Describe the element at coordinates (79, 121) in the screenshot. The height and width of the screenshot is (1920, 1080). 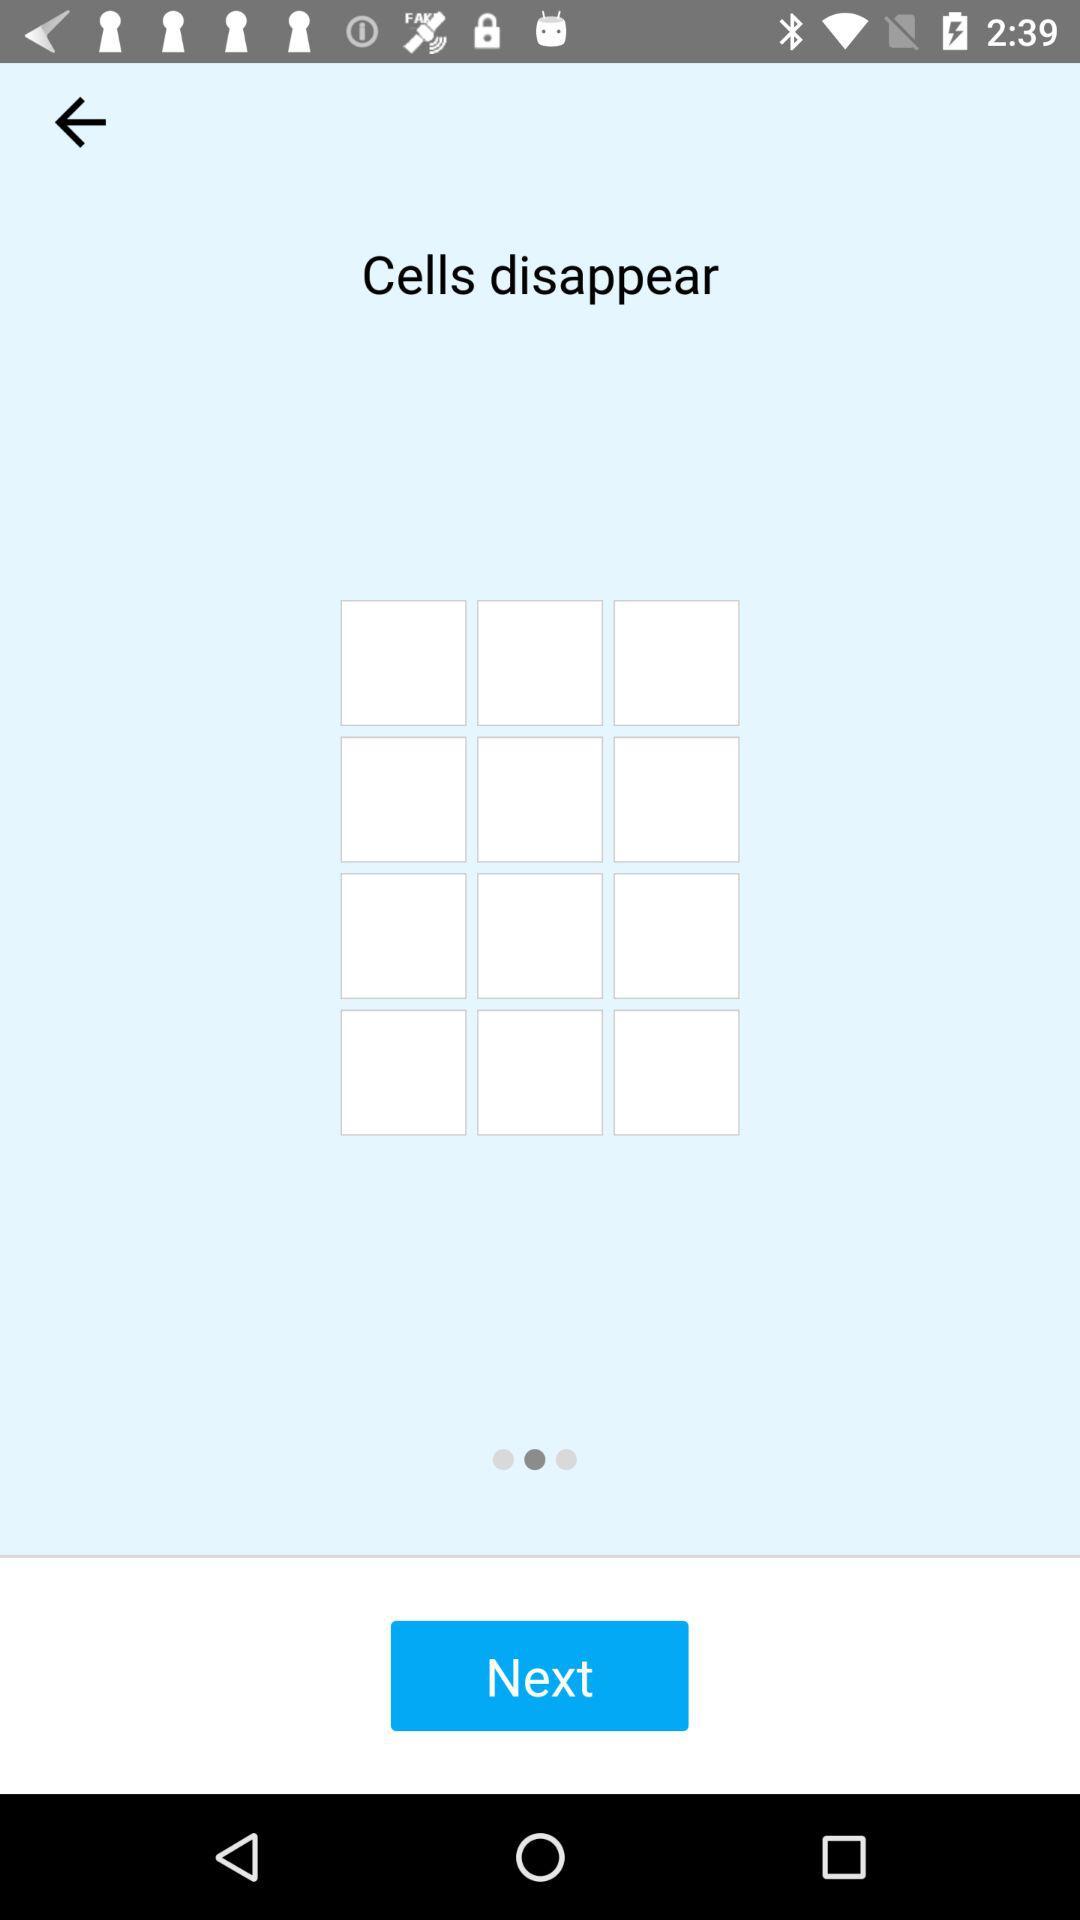
I see `the arrow_backward icon` at that location.